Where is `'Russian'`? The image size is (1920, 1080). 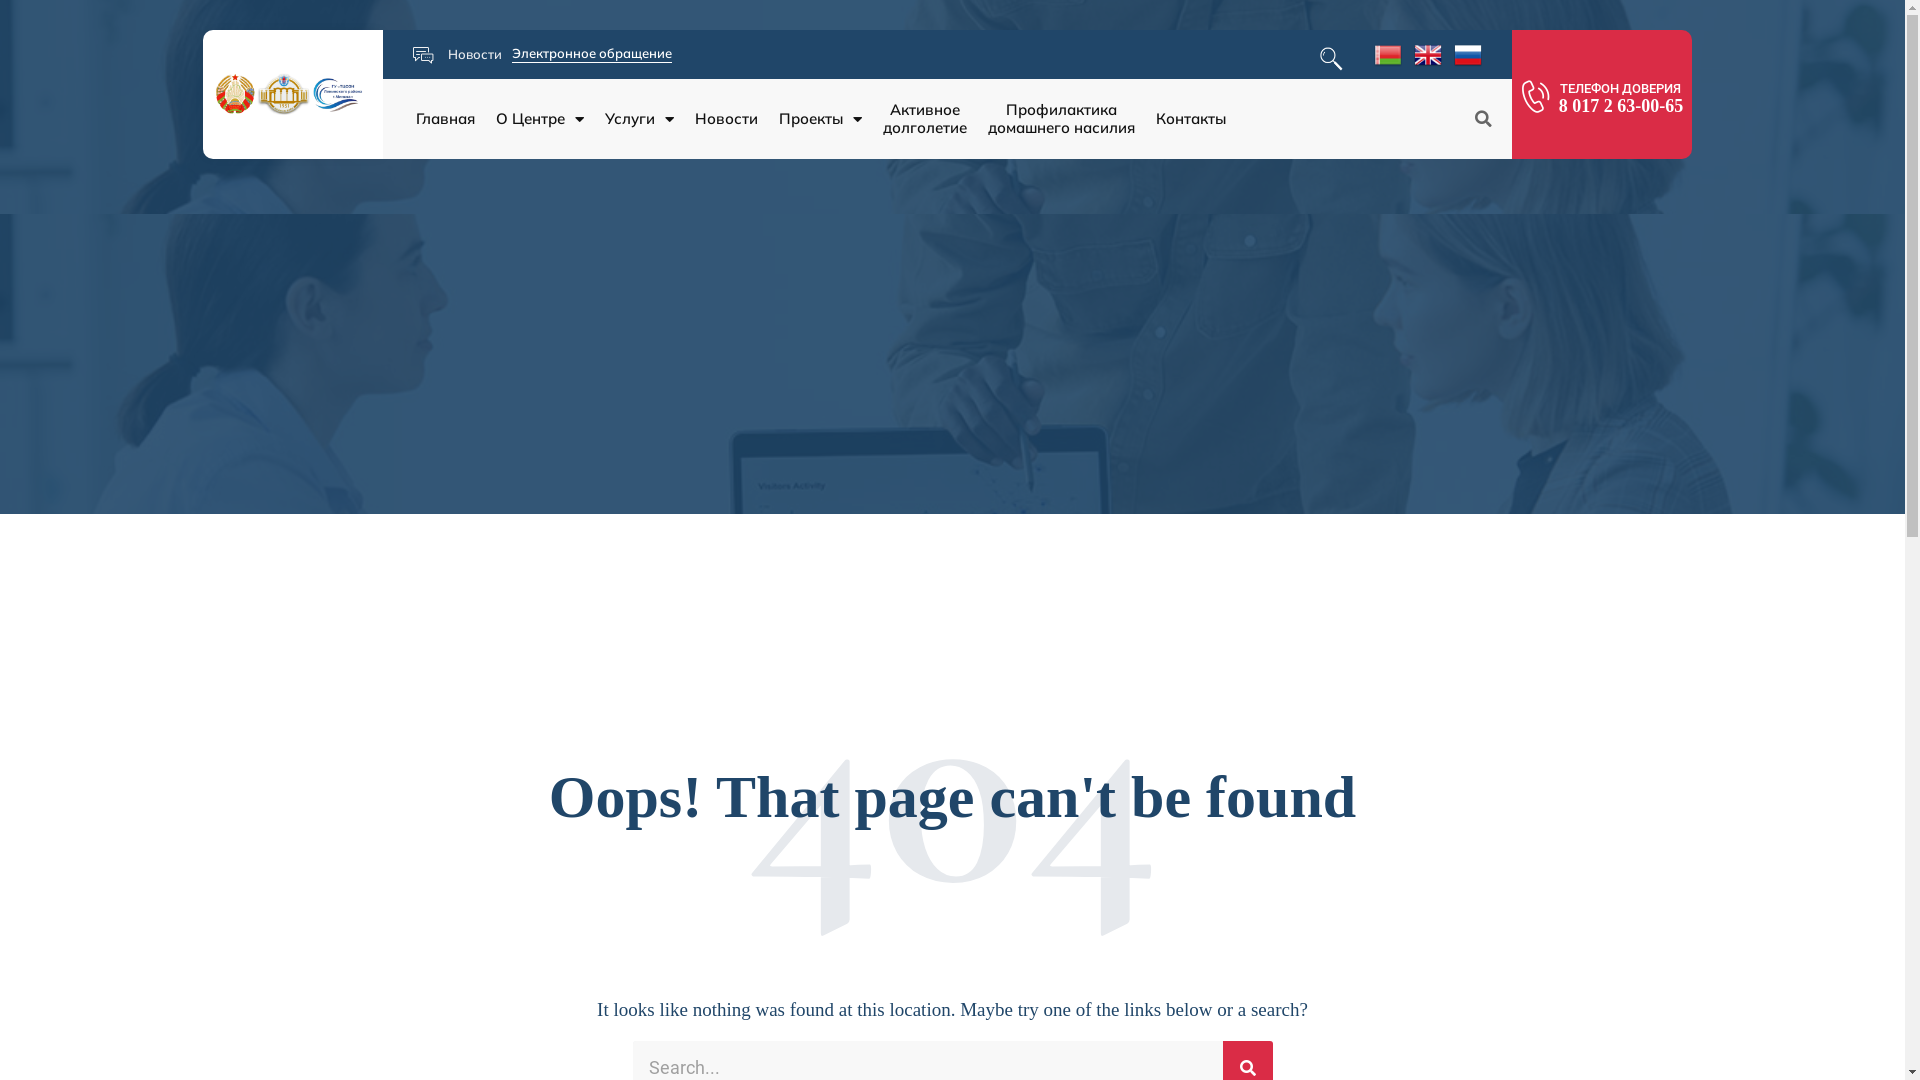
'Russian' is located at coordinates (1468, 52).